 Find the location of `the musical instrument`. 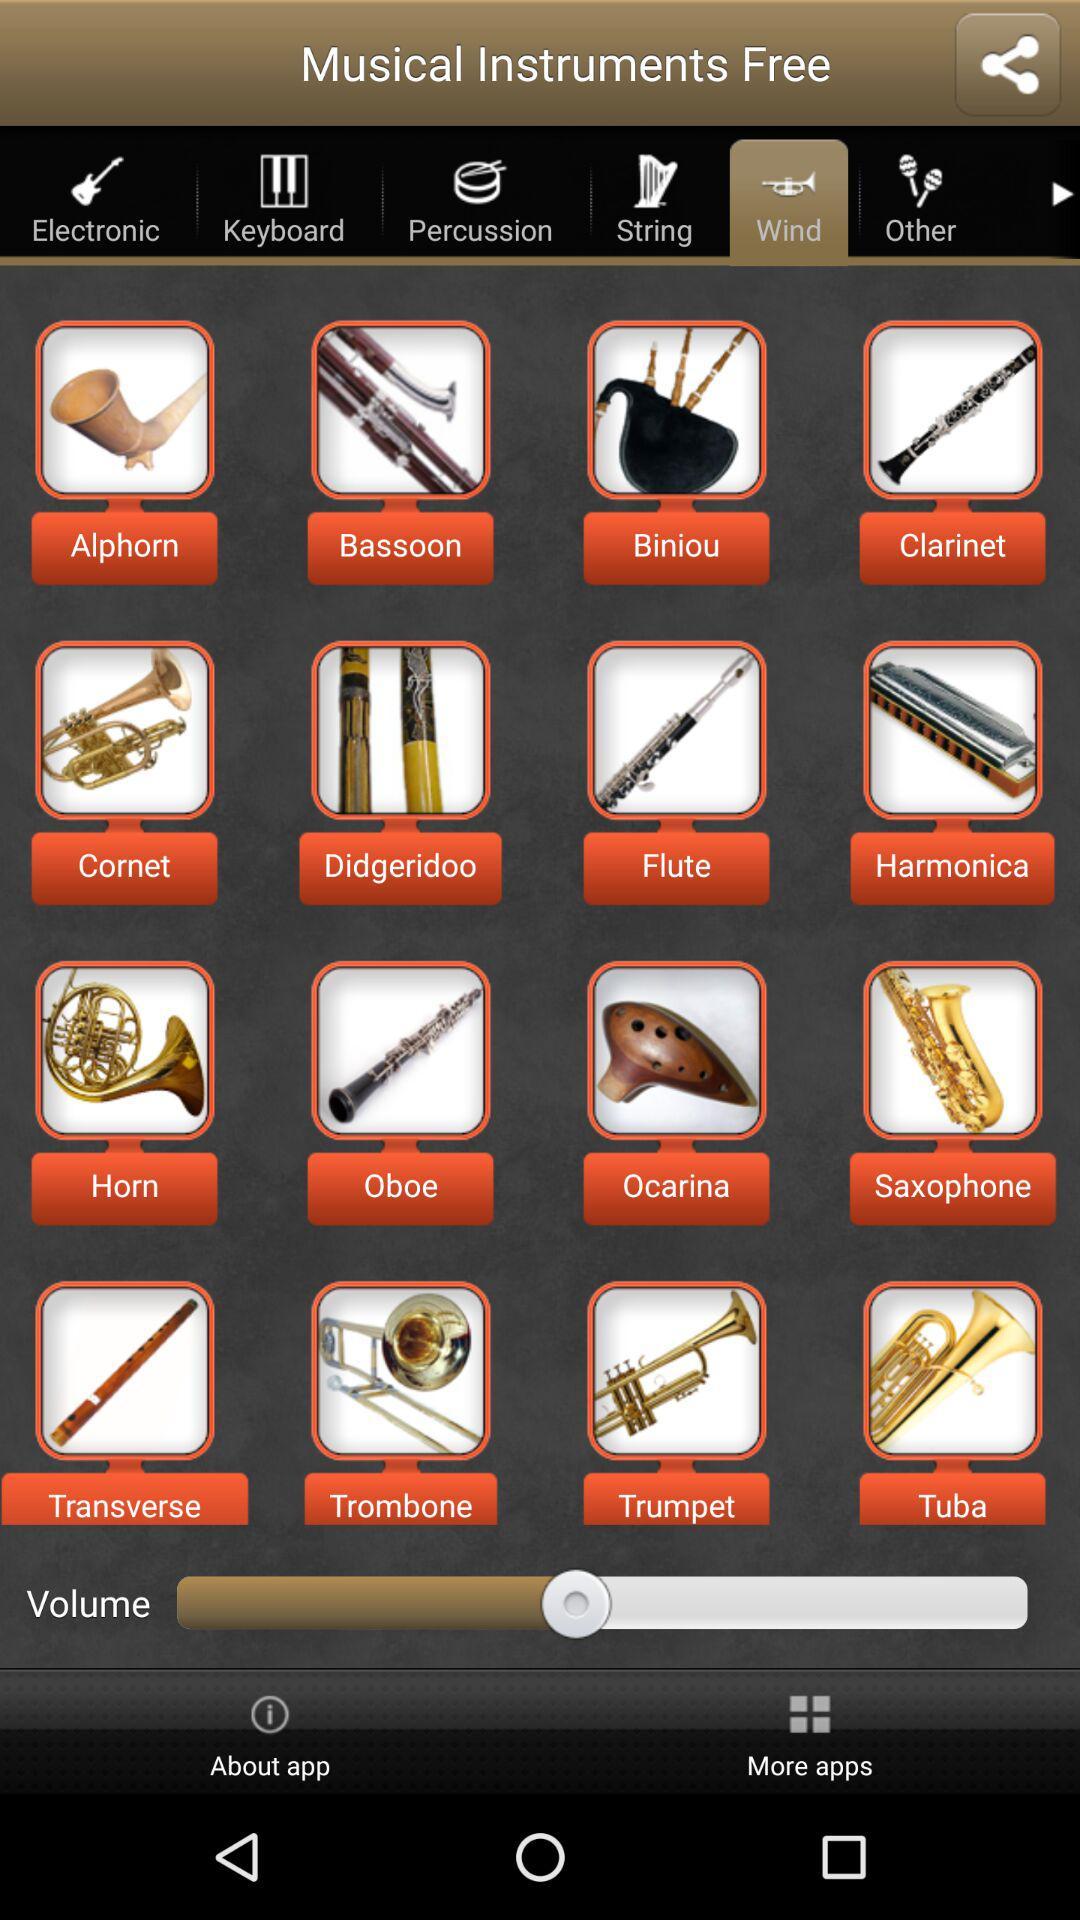

the musical instrument is located at coordinates (400, 1369).